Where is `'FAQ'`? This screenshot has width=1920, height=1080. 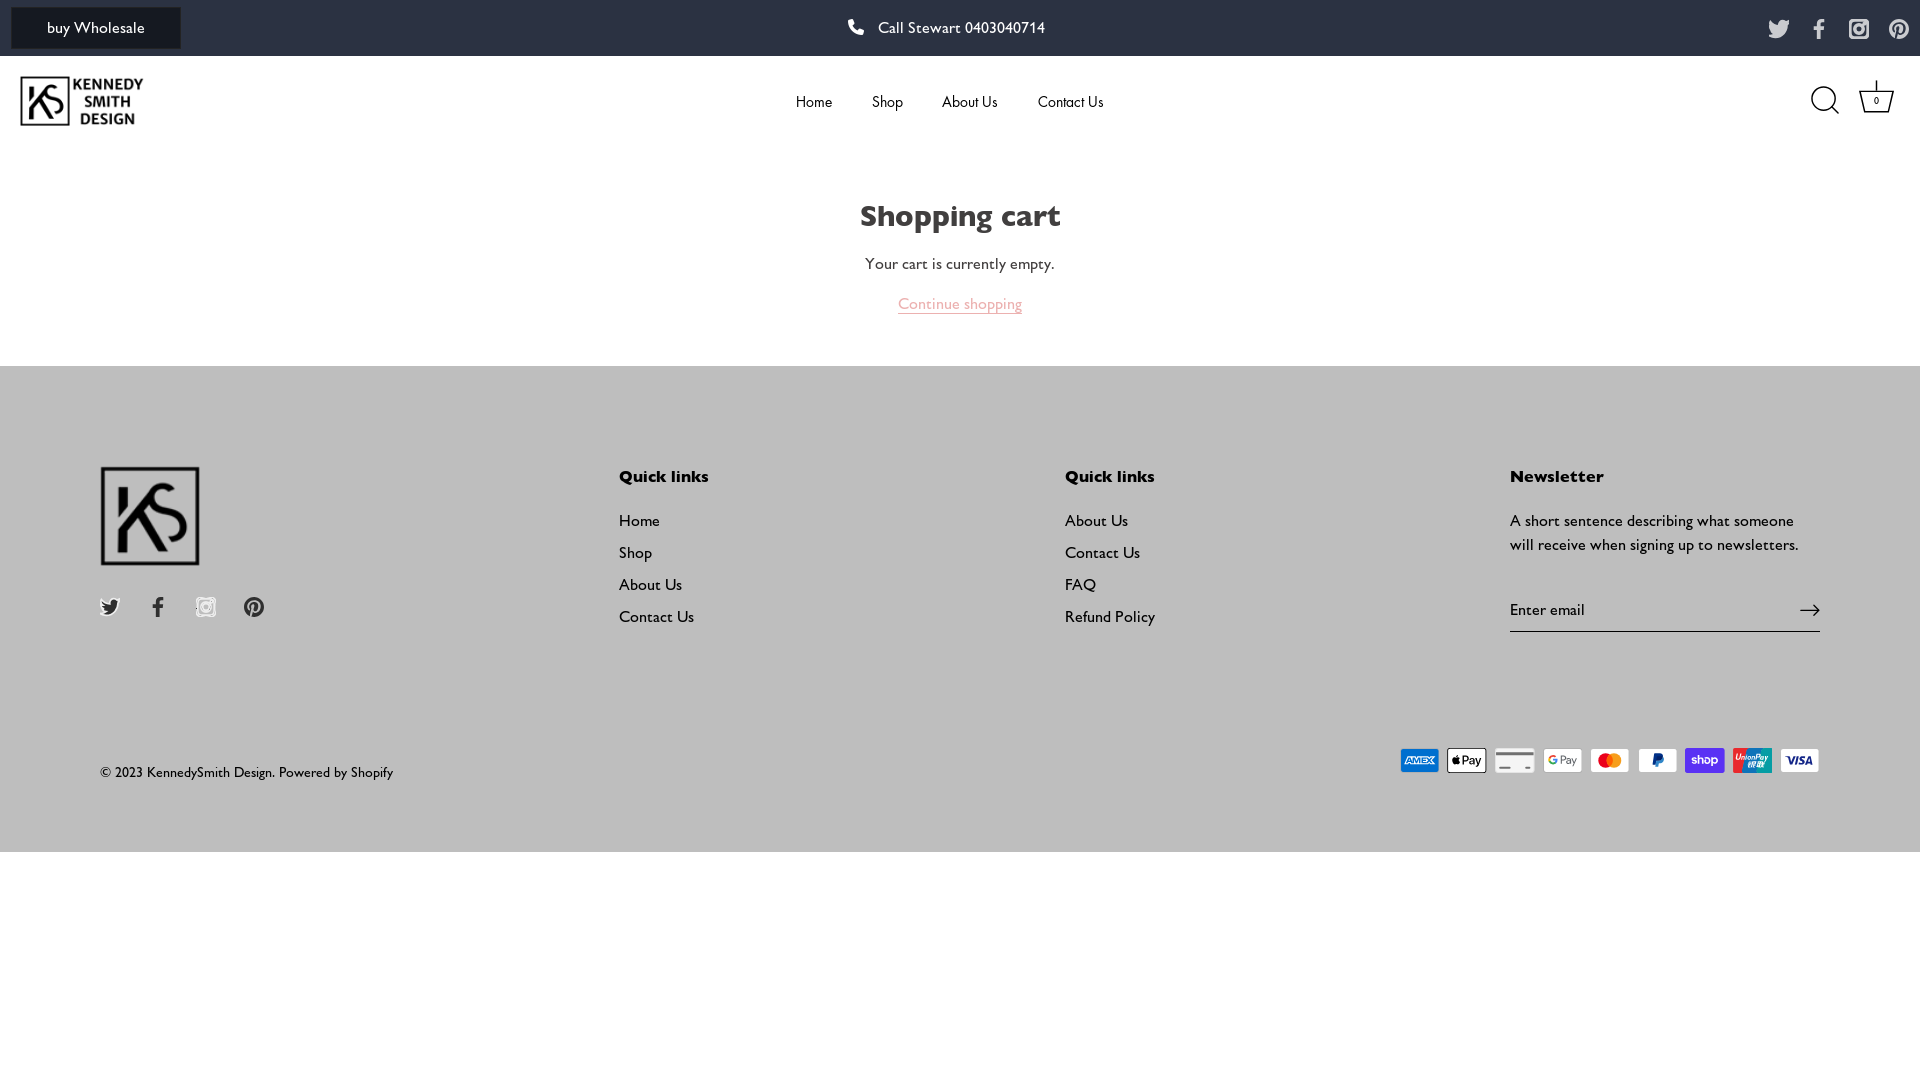 'FAQ' is located at coordinates (1079, 584).